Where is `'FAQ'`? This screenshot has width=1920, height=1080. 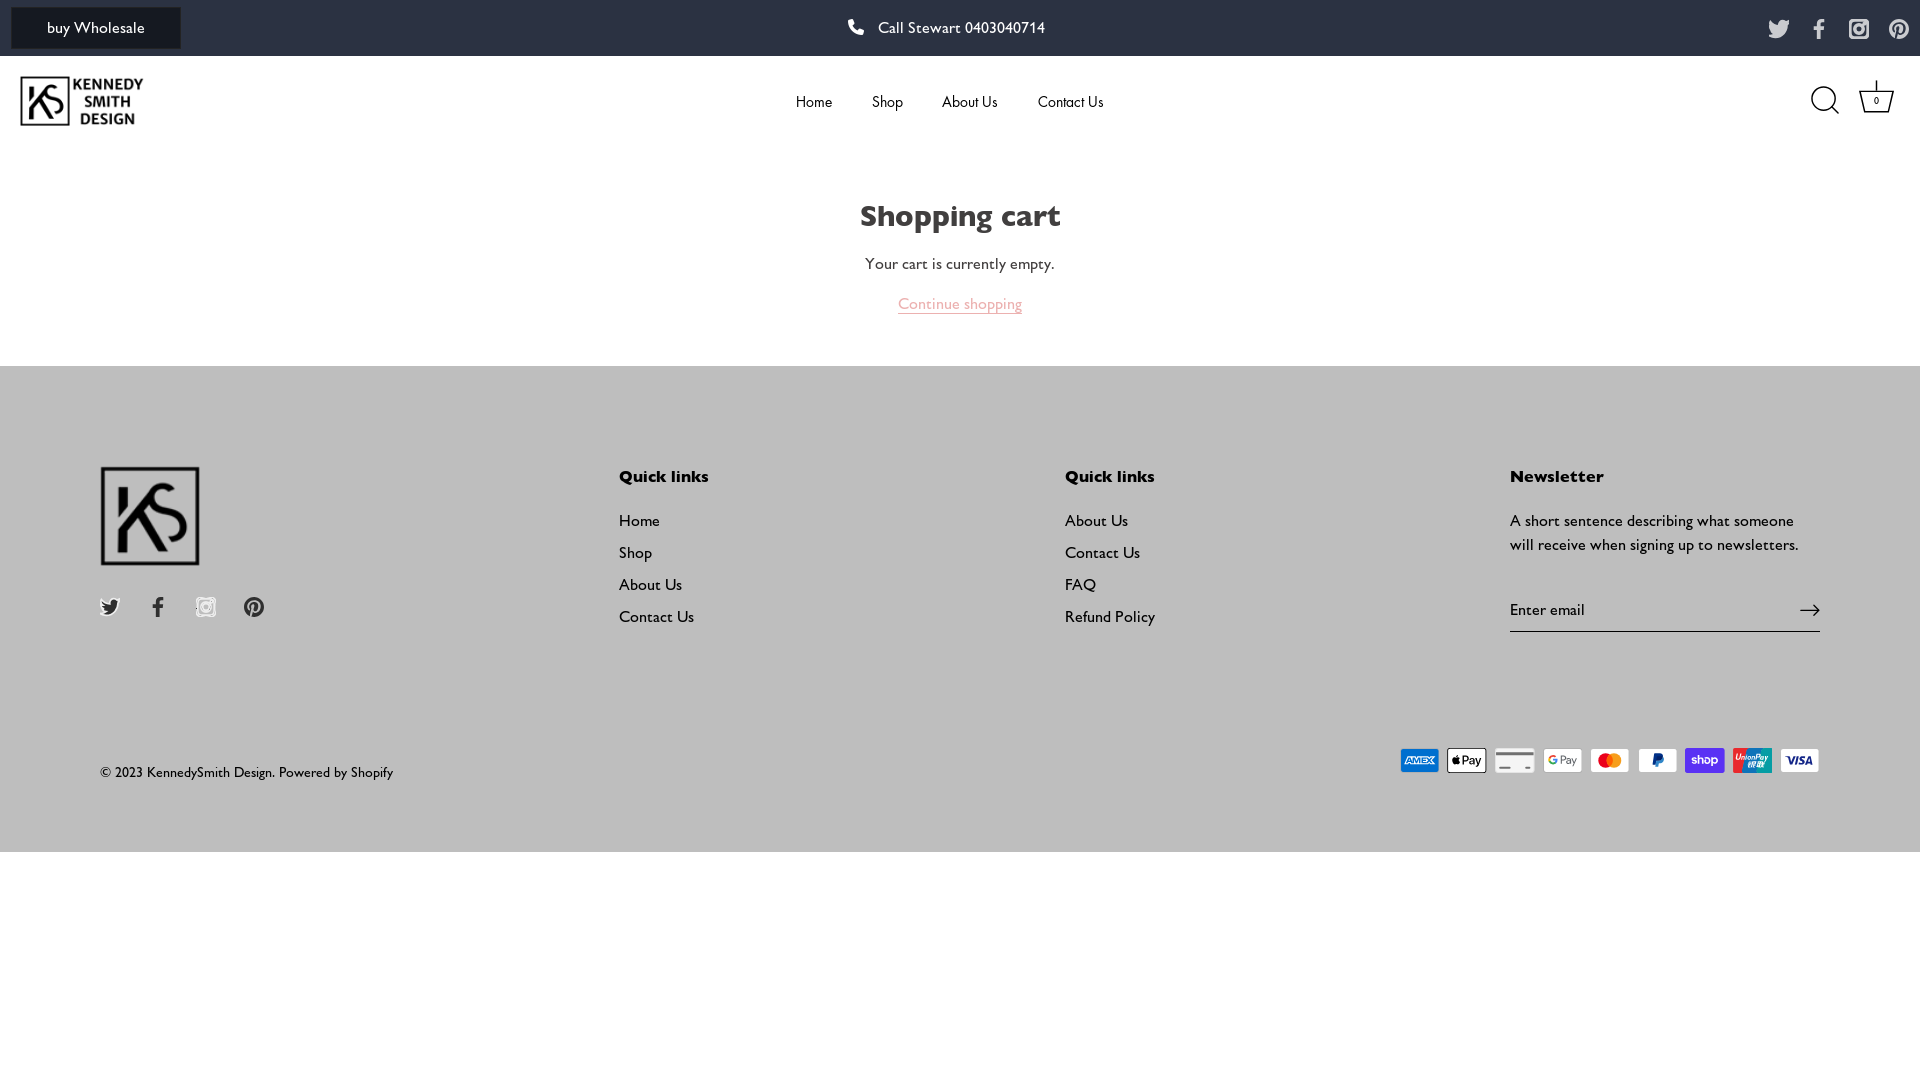 'FAQ' is located at coordinates (1079, 584).